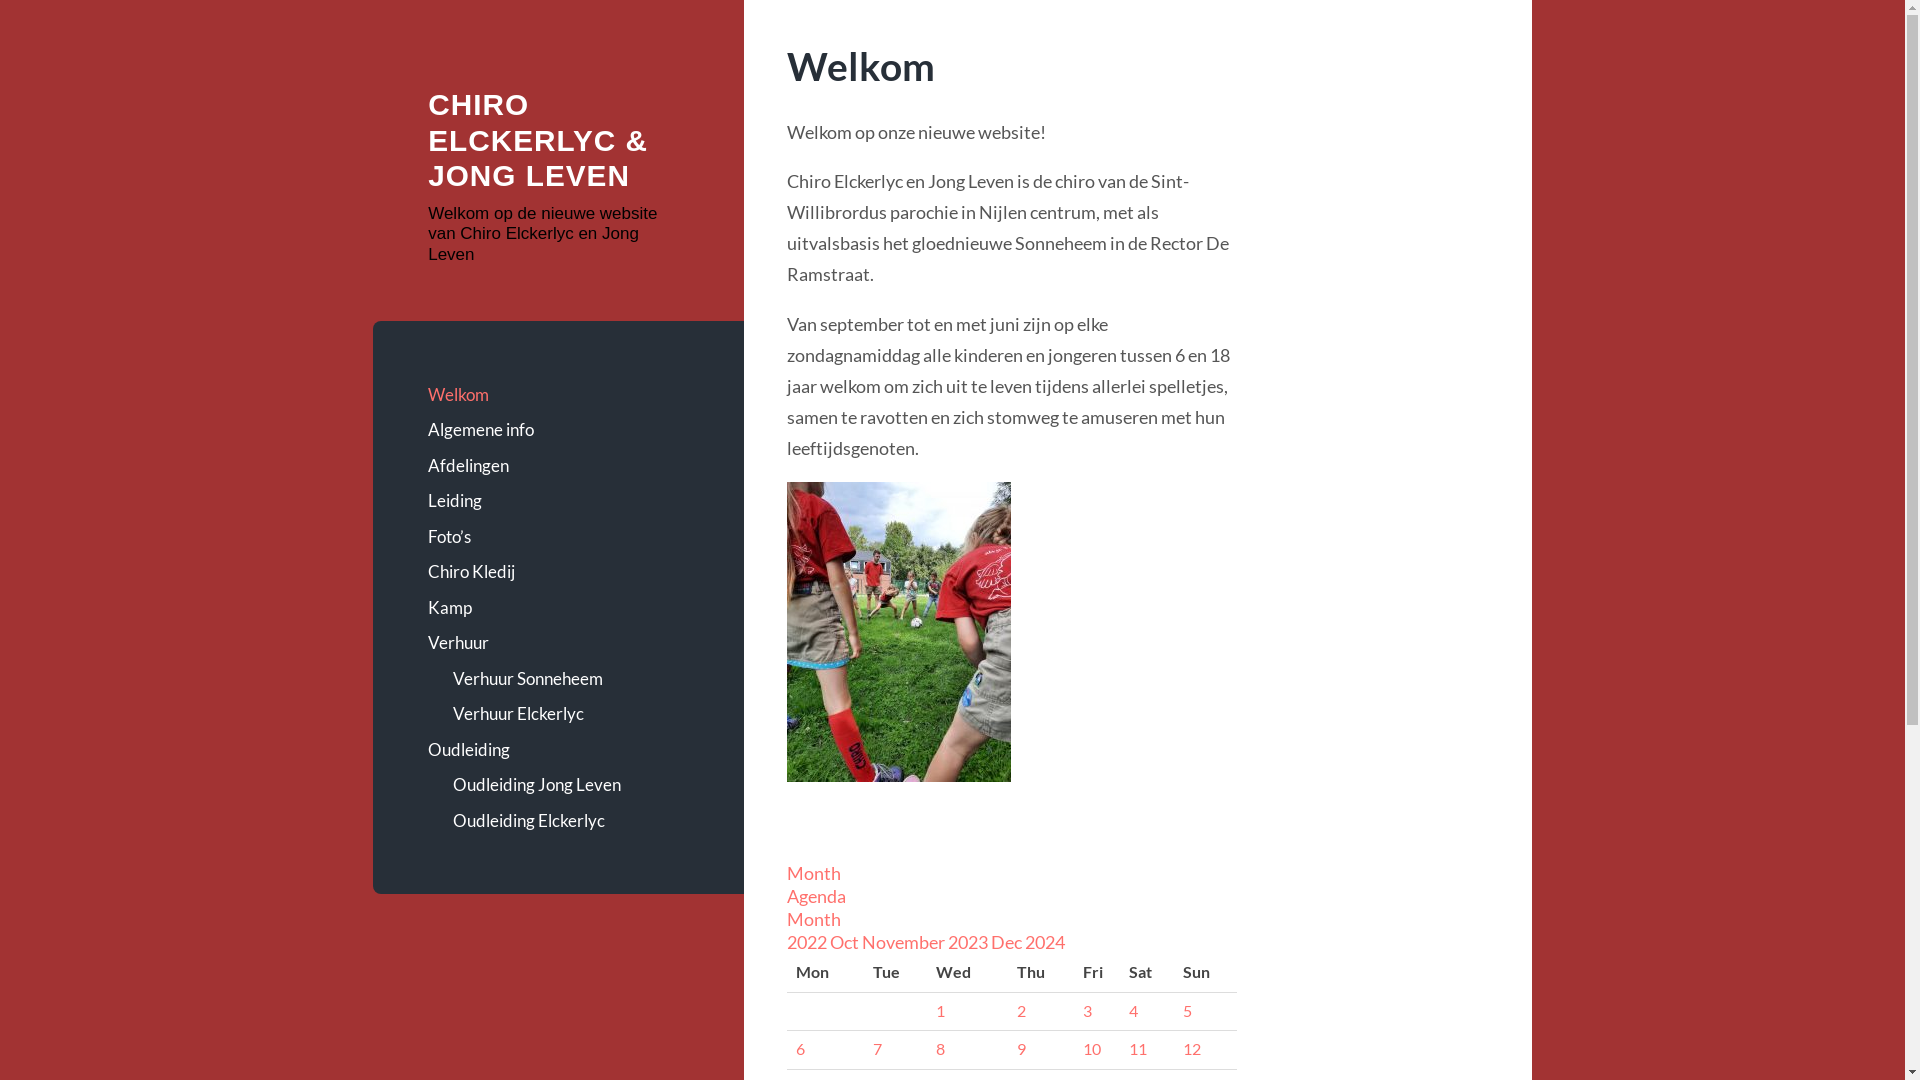 The image size is (1920, 1080). I want to click on '10', so click(1091, 1048).